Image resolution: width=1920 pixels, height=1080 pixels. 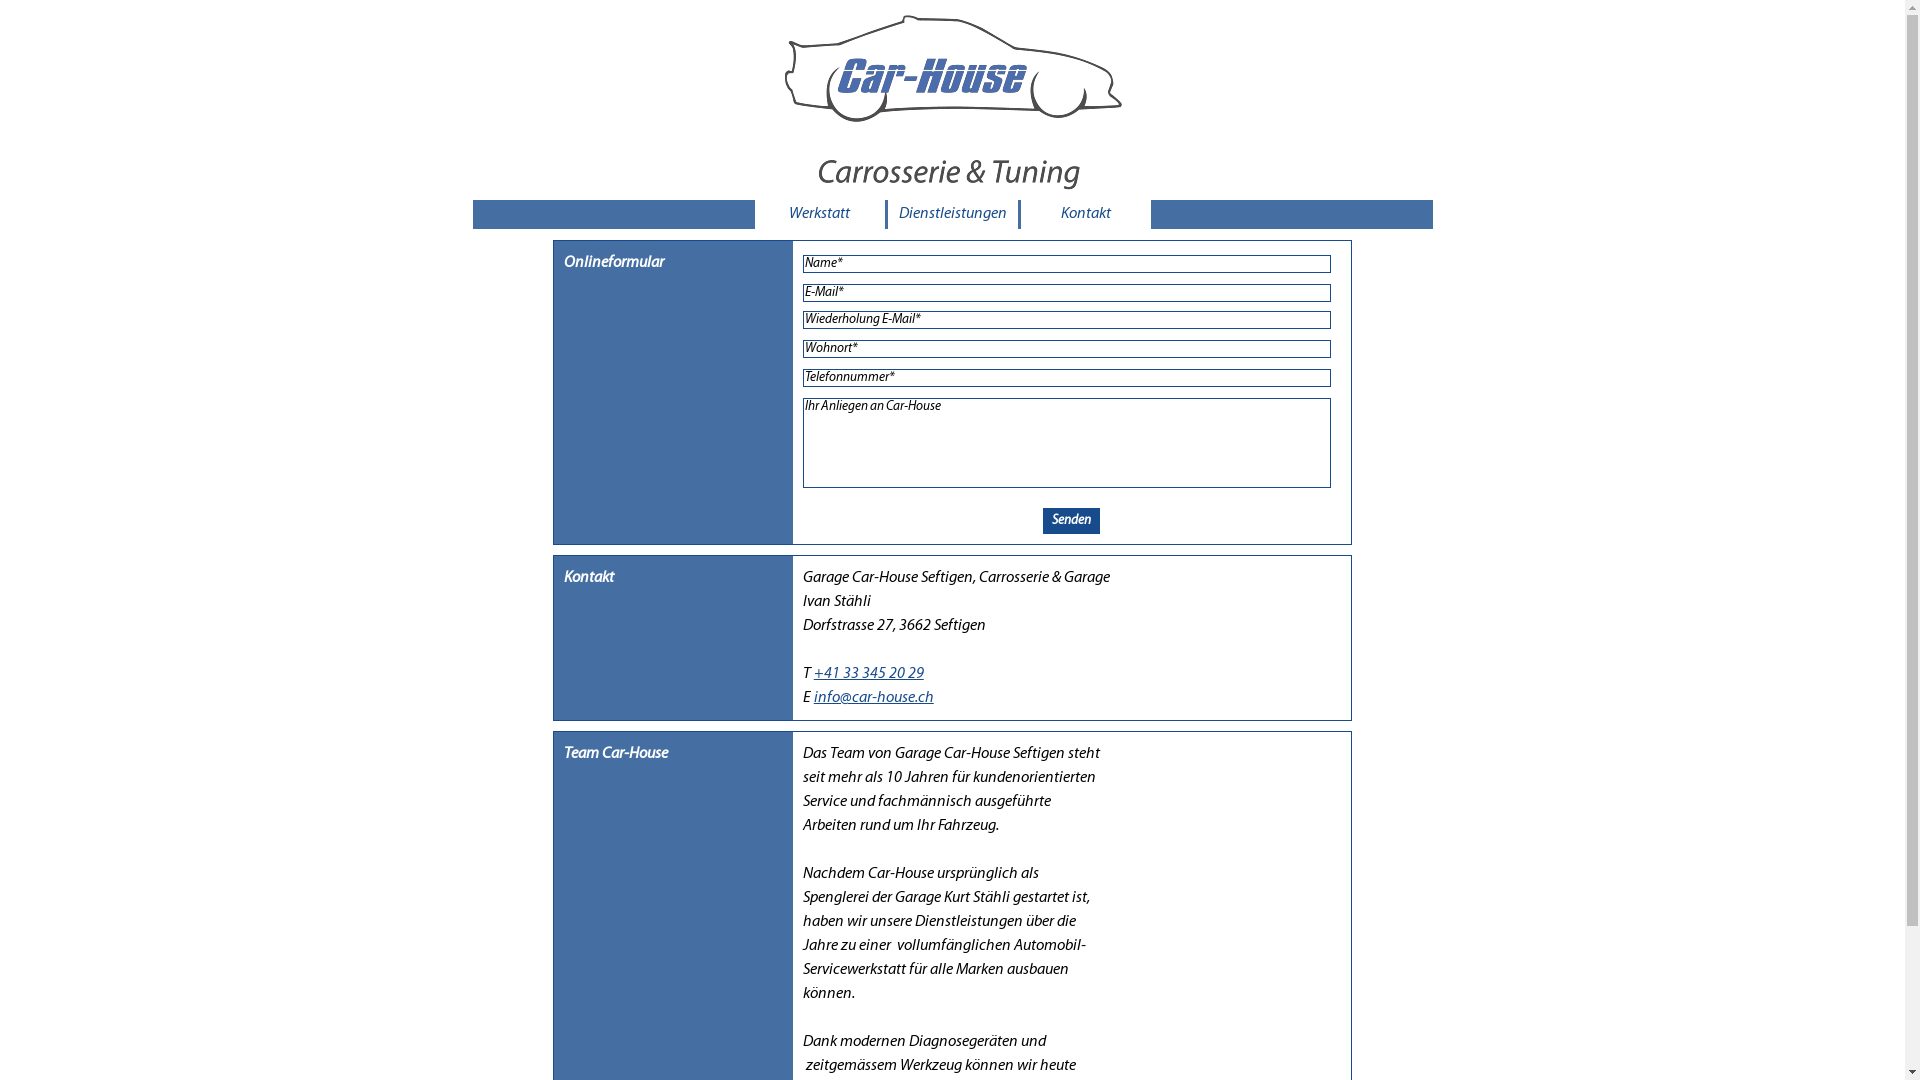 What do you see at coordinates (873, 697) in the screenshot?
I see `'info@car-house.ch'` at bounding box center [873, 697].